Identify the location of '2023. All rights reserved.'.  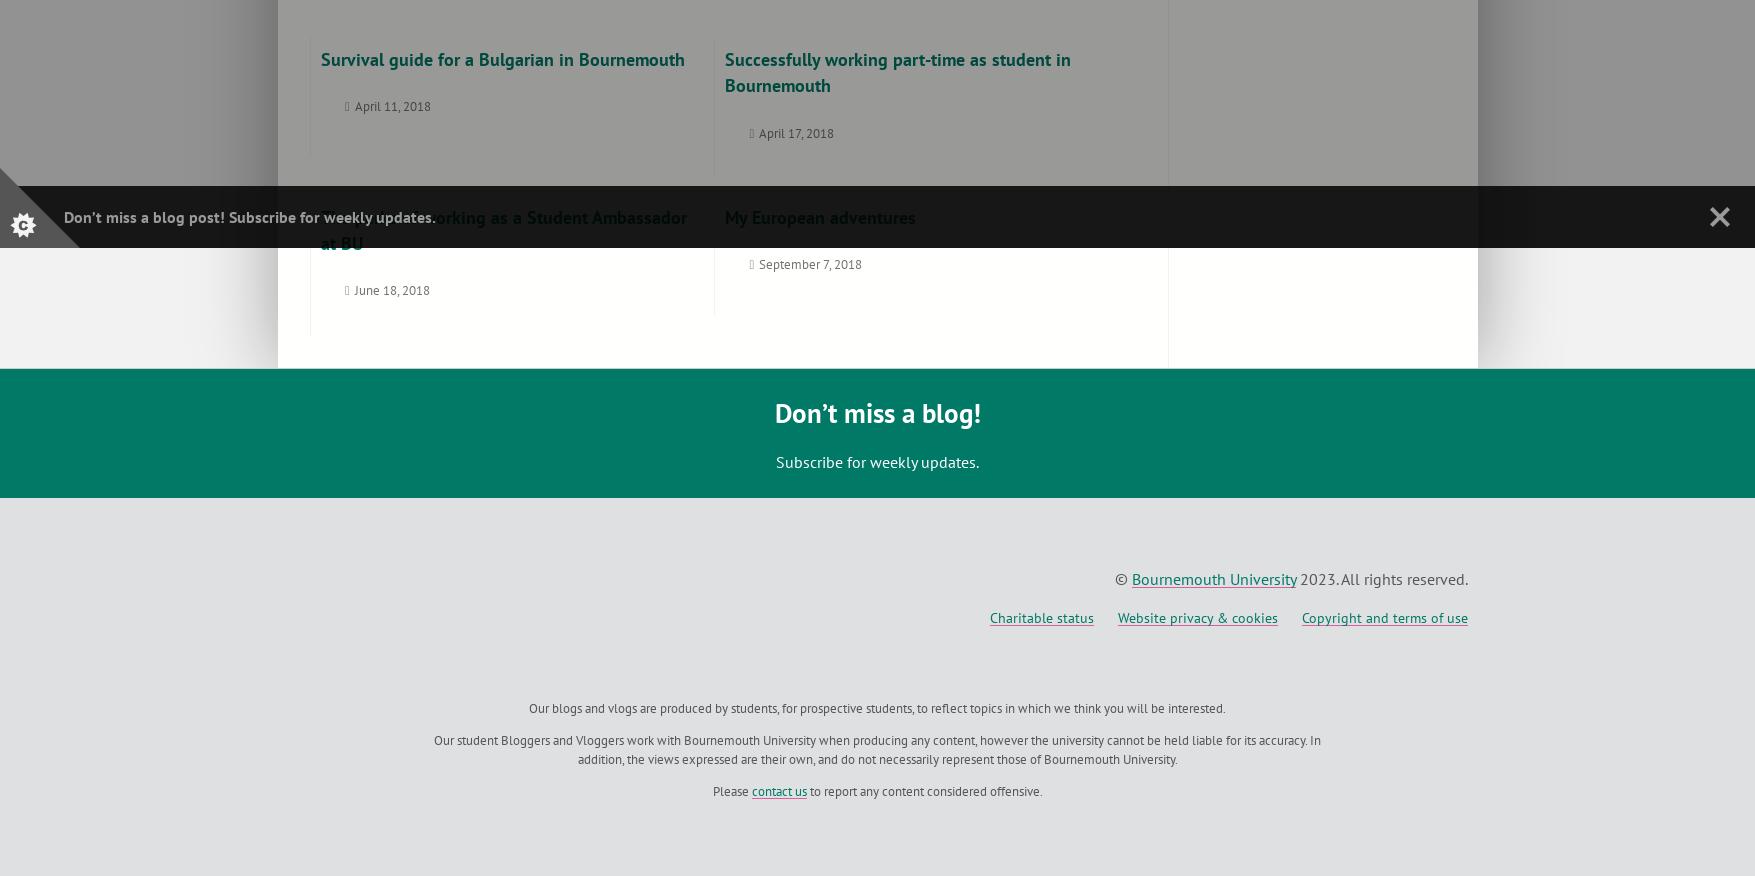
(1294, 576).